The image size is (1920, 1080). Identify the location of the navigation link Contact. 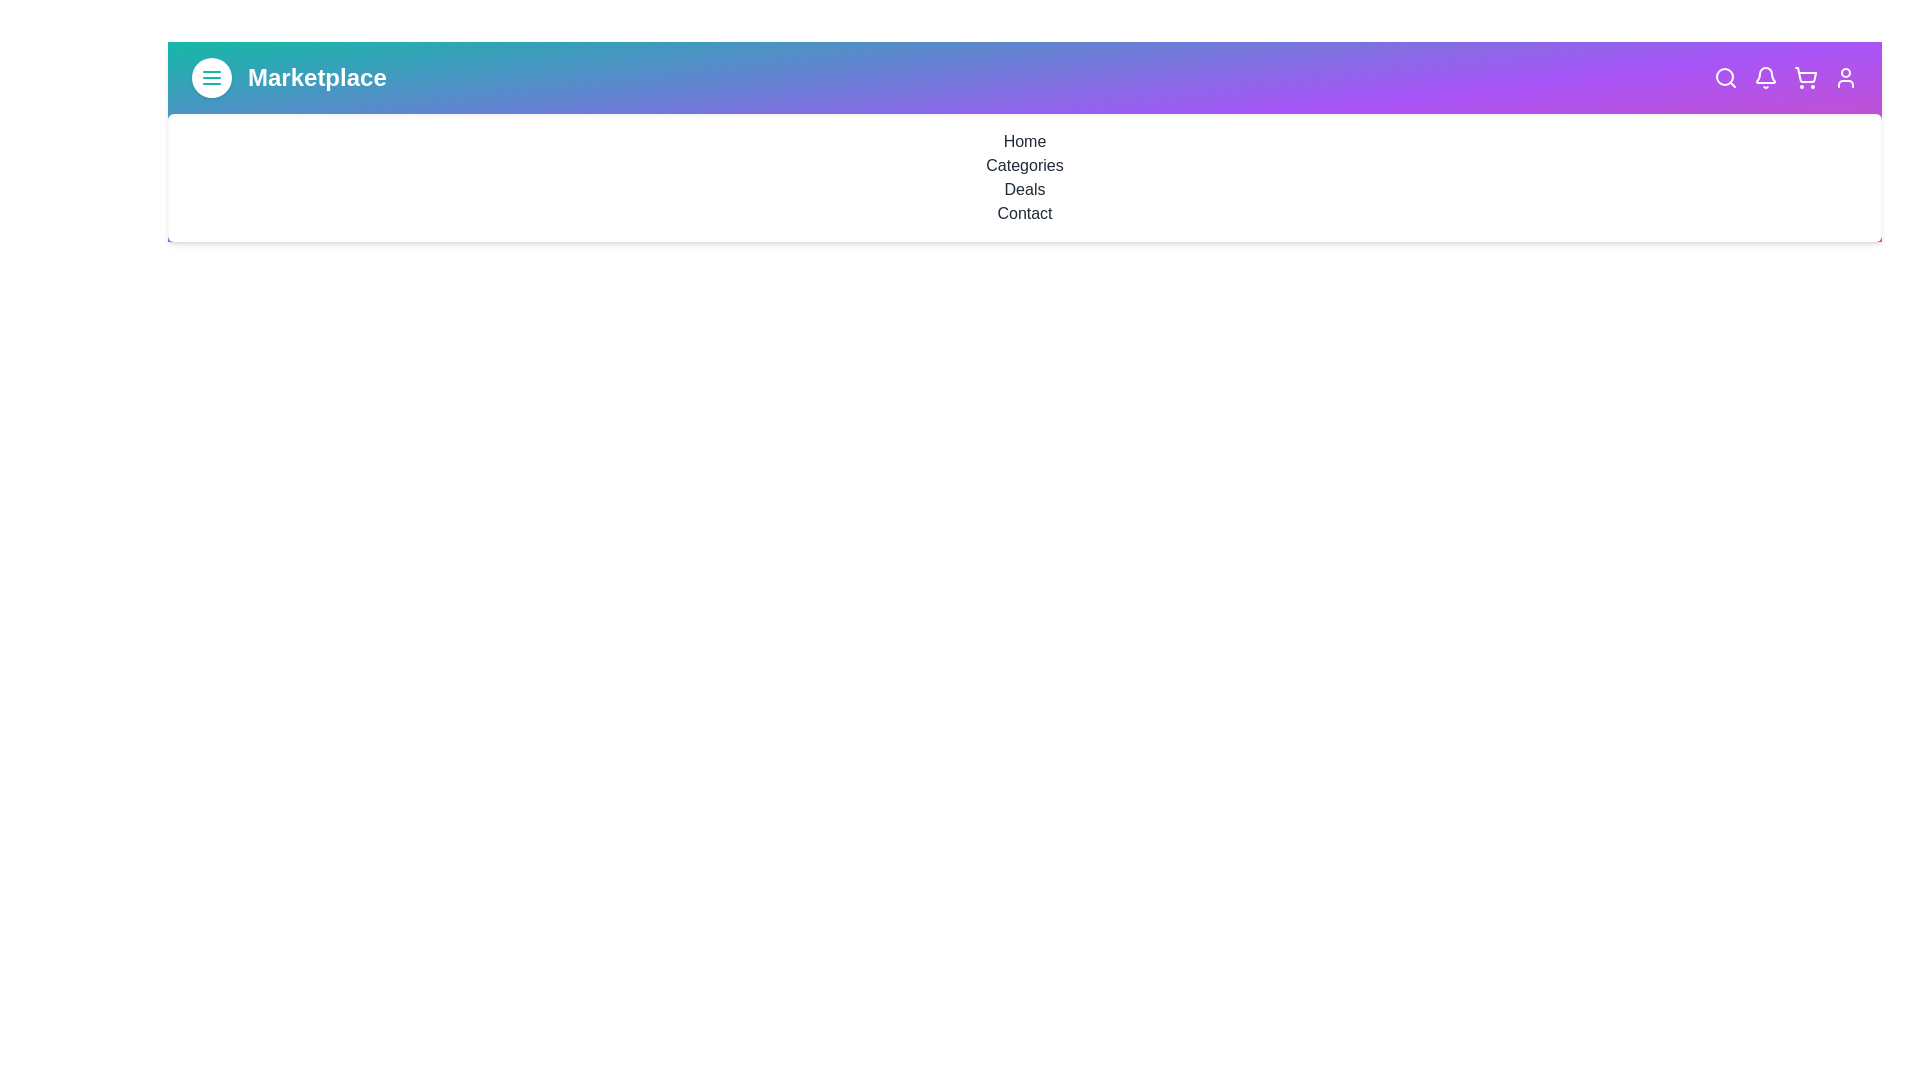
(1025, 213).